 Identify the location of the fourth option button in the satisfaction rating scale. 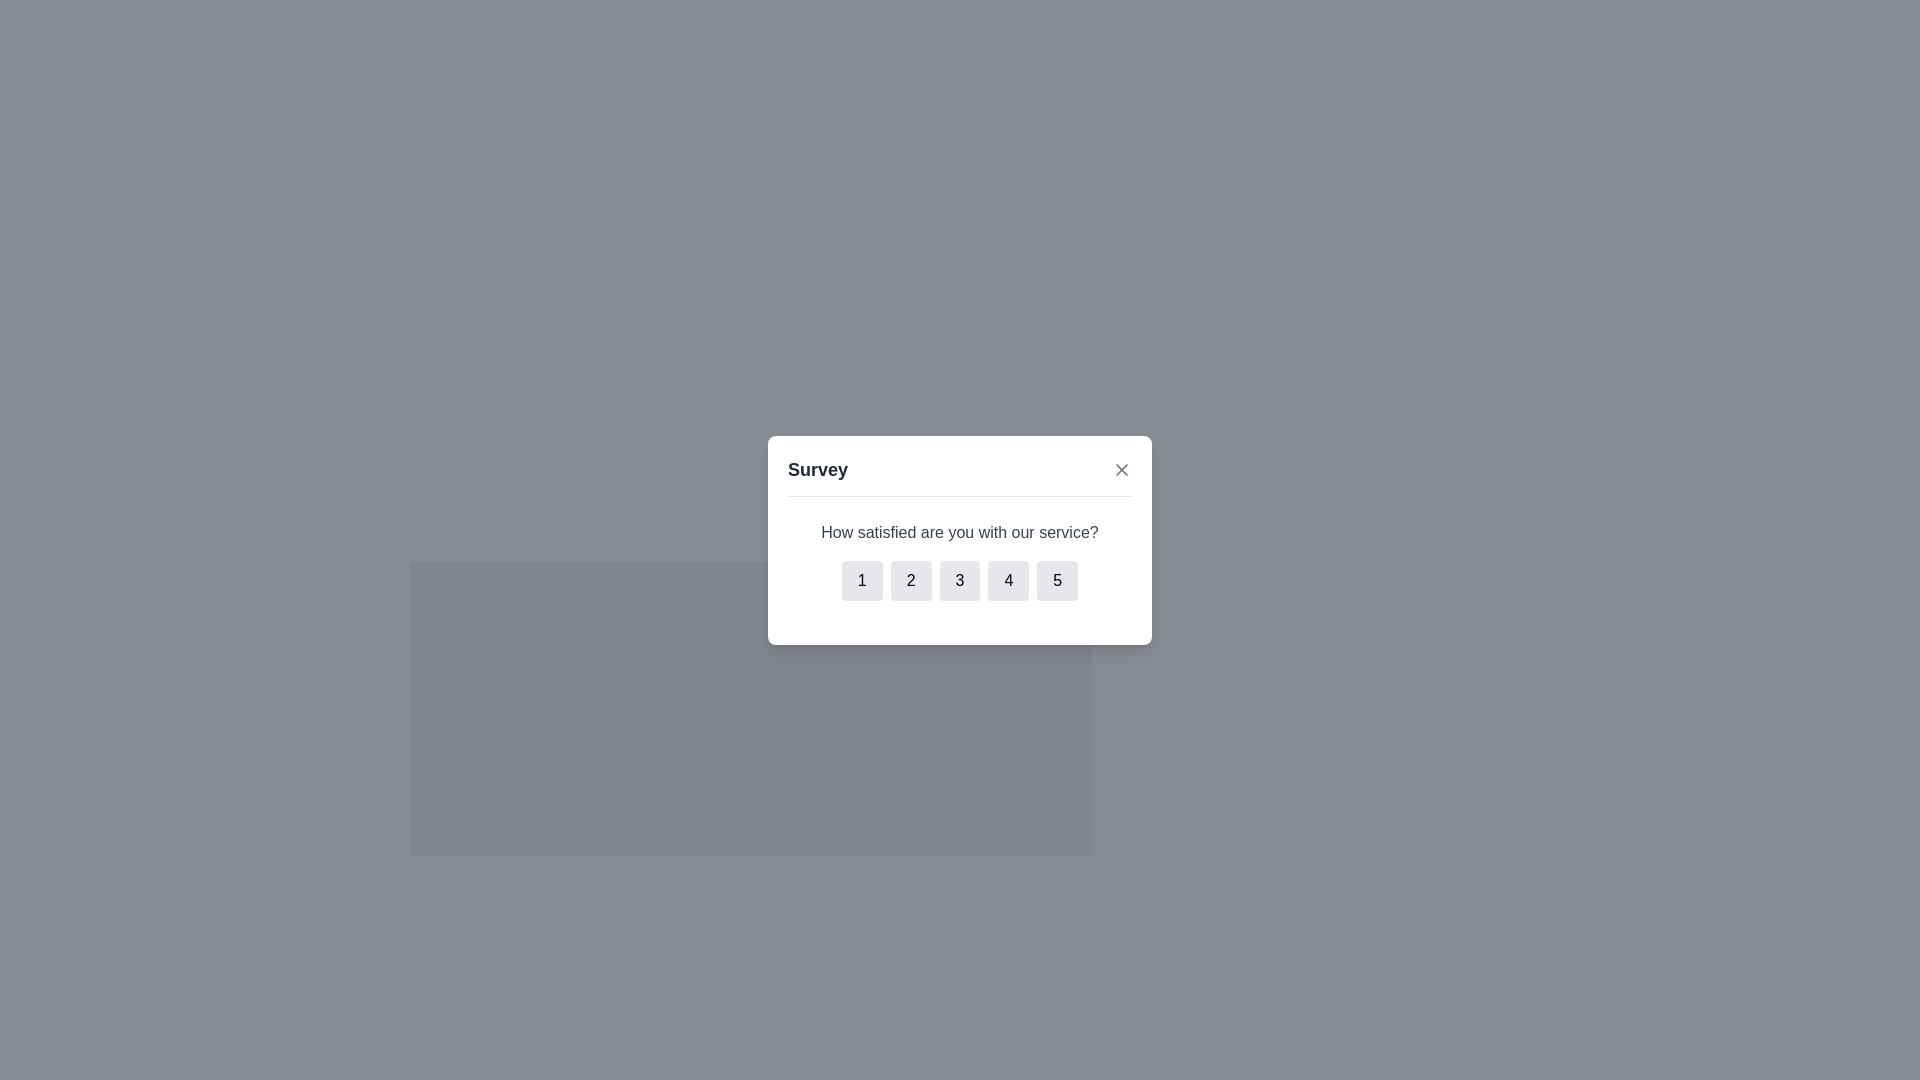
(1008, 580).